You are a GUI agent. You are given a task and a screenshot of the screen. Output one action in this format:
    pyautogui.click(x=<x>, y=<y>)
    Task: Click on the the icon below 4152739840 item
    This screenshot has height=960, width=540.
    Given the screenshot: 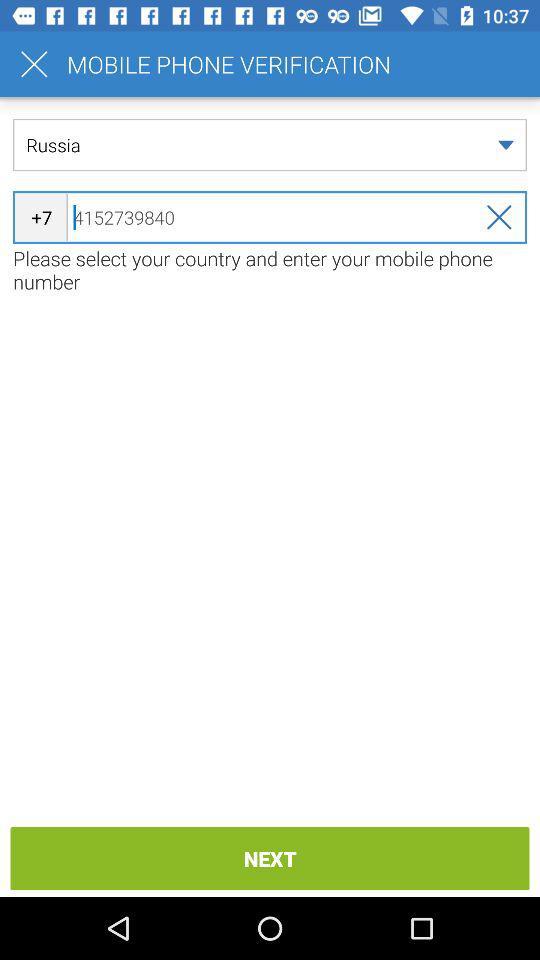 What is the action you would take?
    pyautogui.click(x=270, y=269)
    